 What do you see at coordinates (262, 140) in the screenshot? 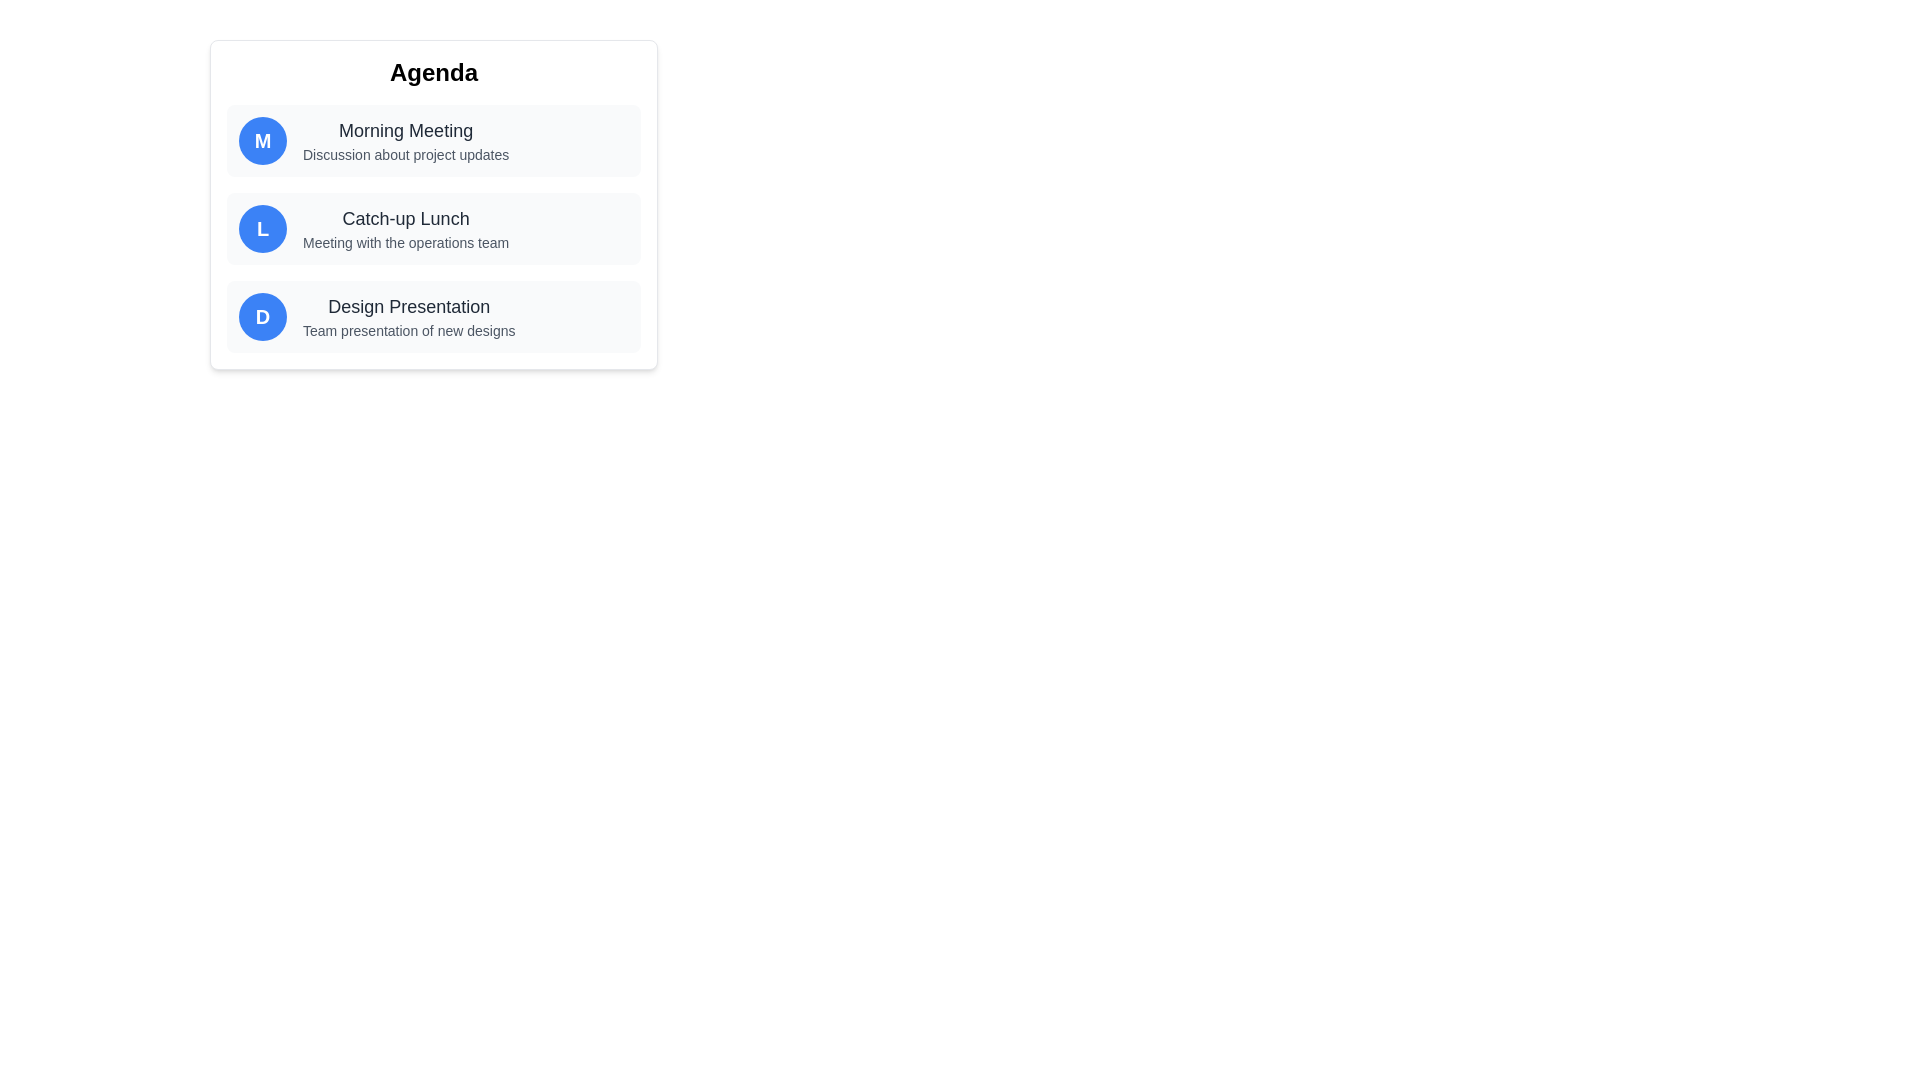
I see `the circular badge with a blue background and white 'M' text` at bounding box center [262, 140].